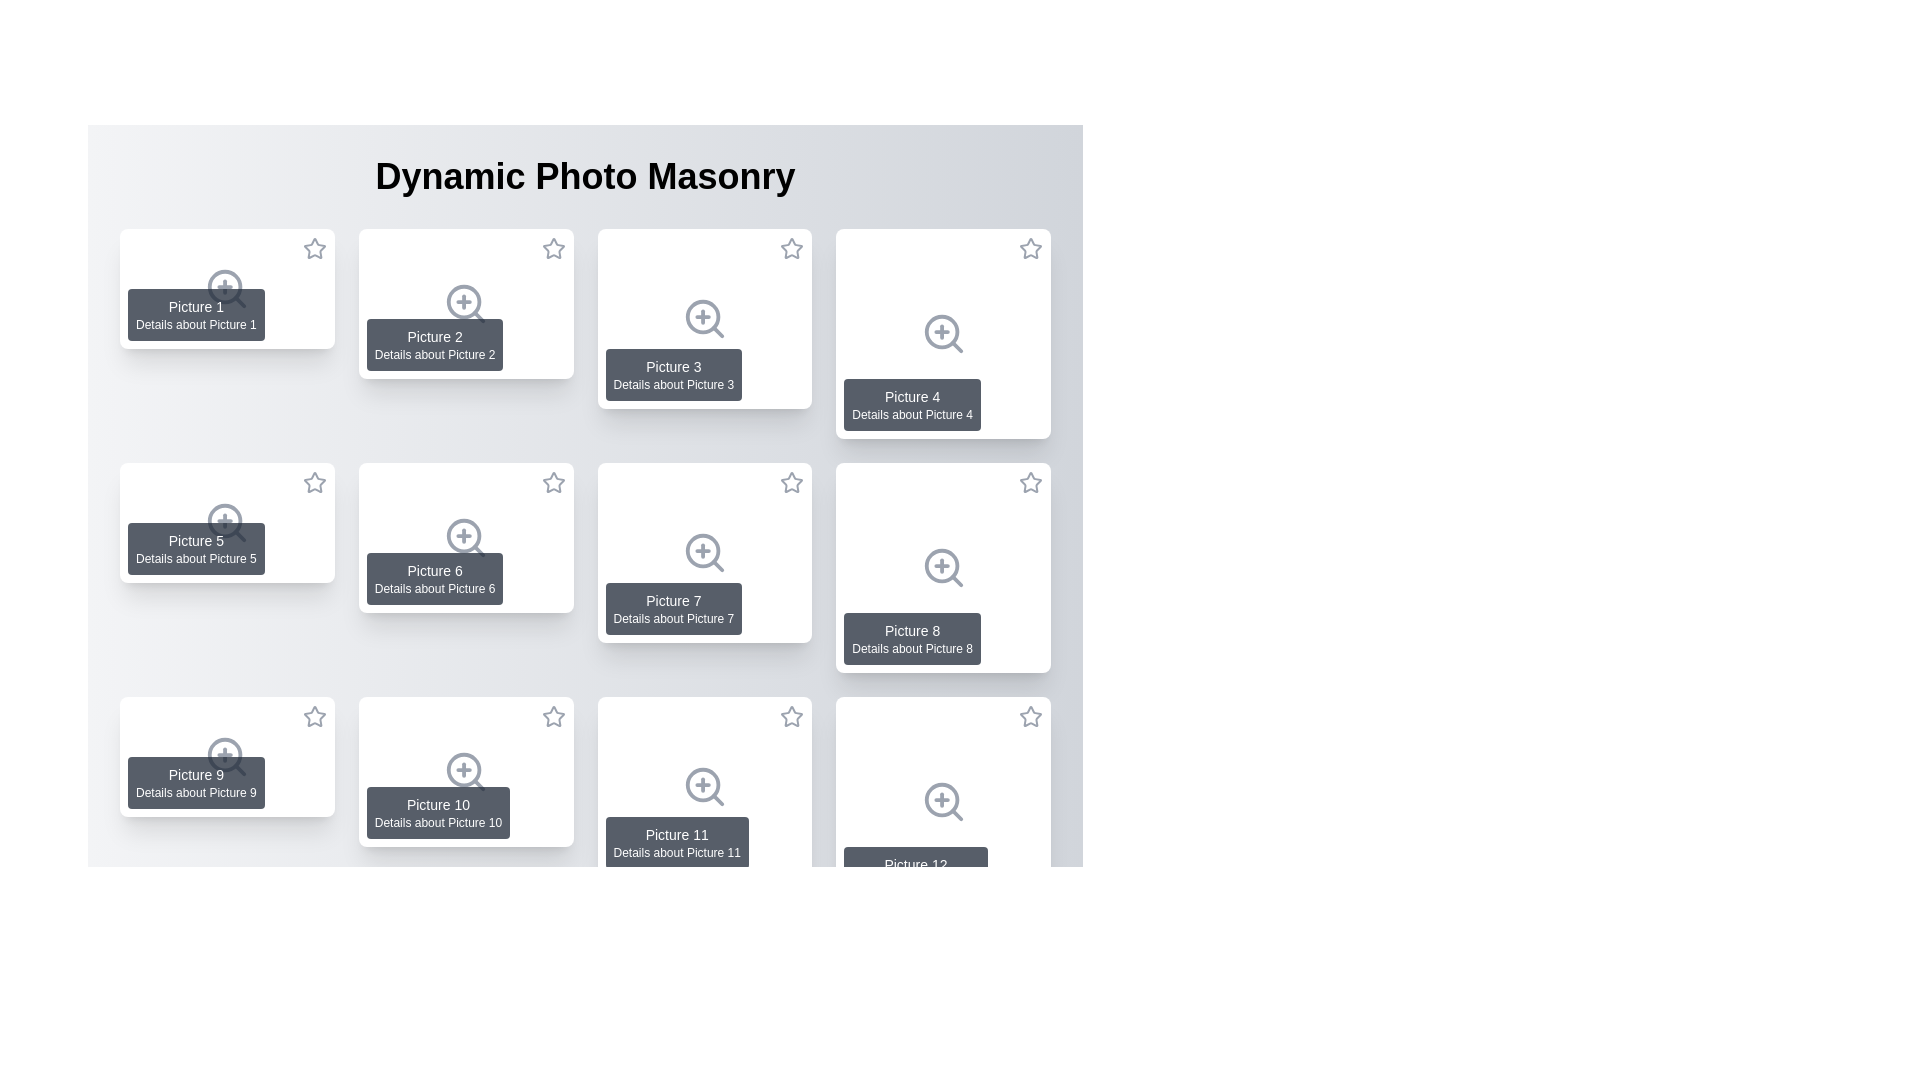 This screenshot has width=1920, height=1080. I want to click on the circular vector graphic representing part of a magnifying glass icon located above the text 'Picture 9' and 'Details about Picture 9', so click(225, 755).